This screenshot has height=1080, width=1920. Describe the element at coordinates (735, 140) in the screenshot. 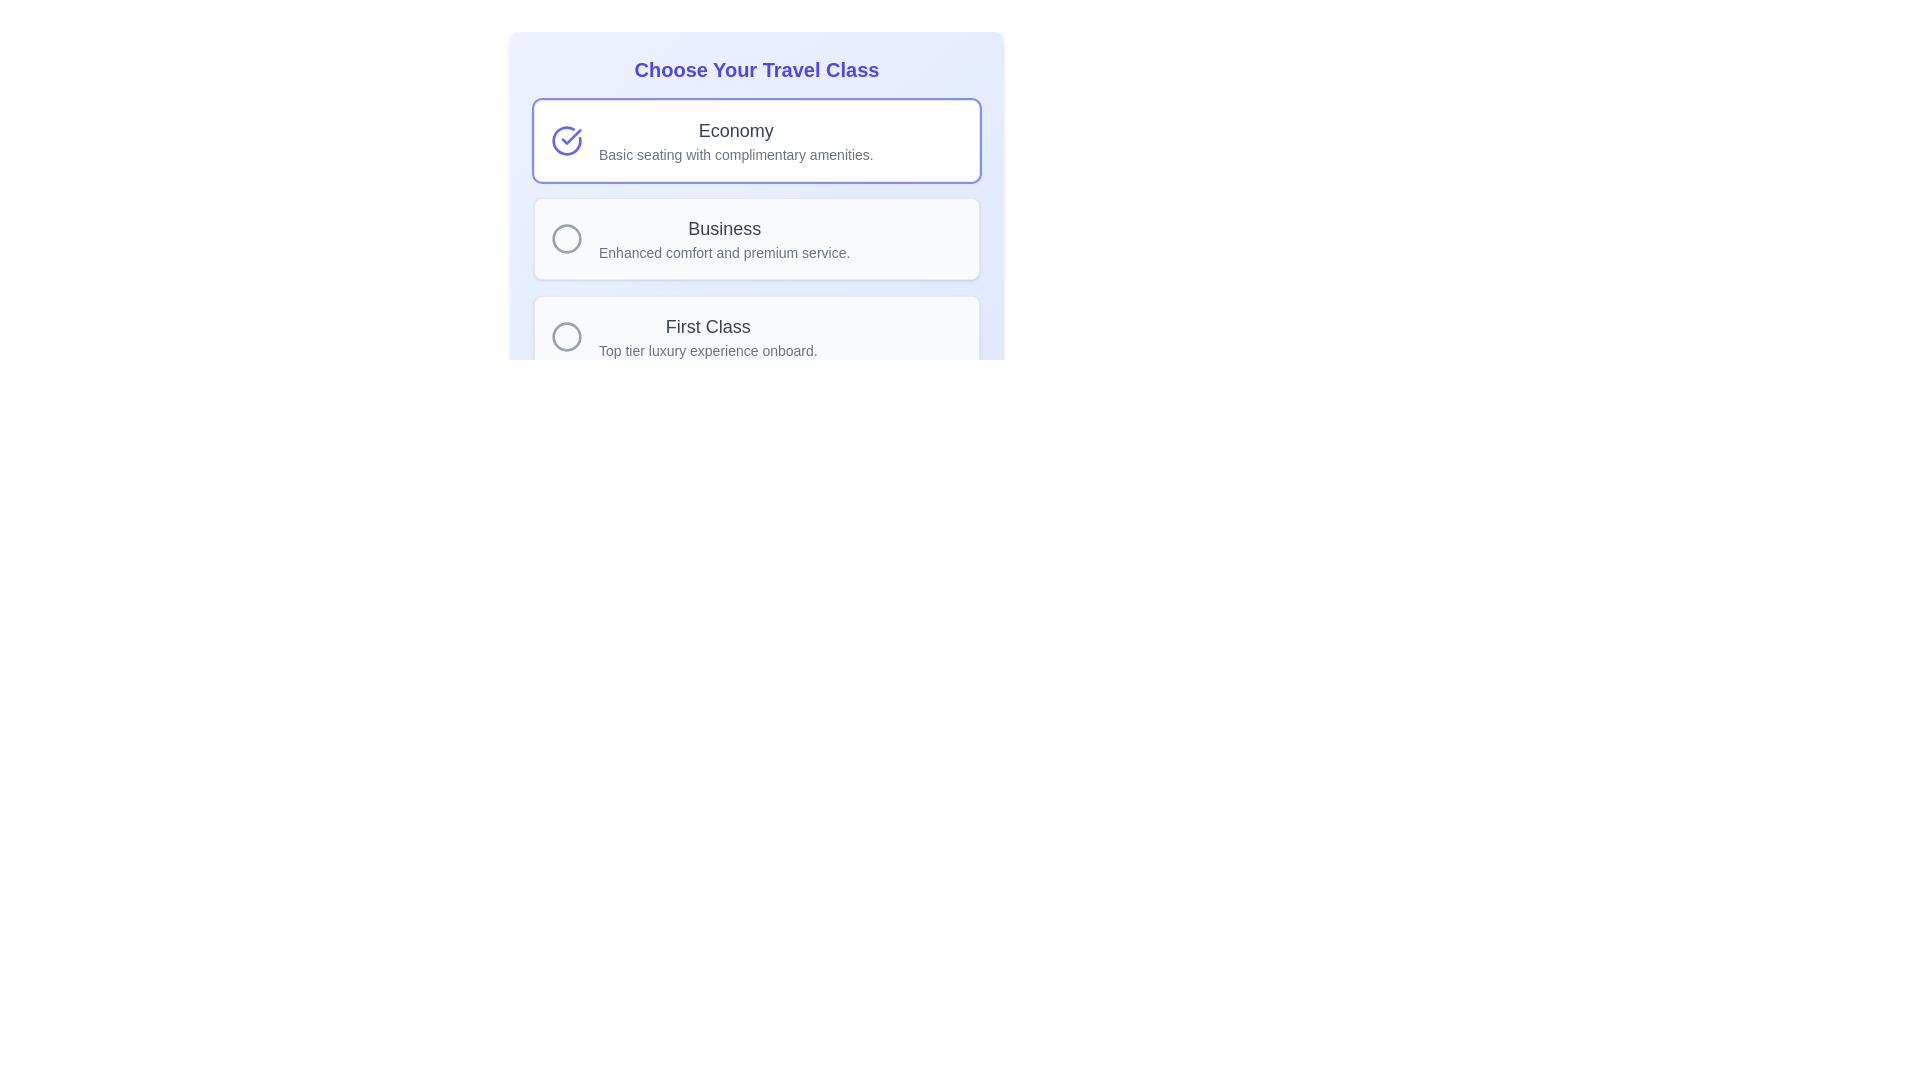

I see `the text display element titled 'Economy' which features a description of 'Basic seating with complimentary amenities.' This element is the first selectable option in the 'Choose Your Travel Class' menu` at that location.